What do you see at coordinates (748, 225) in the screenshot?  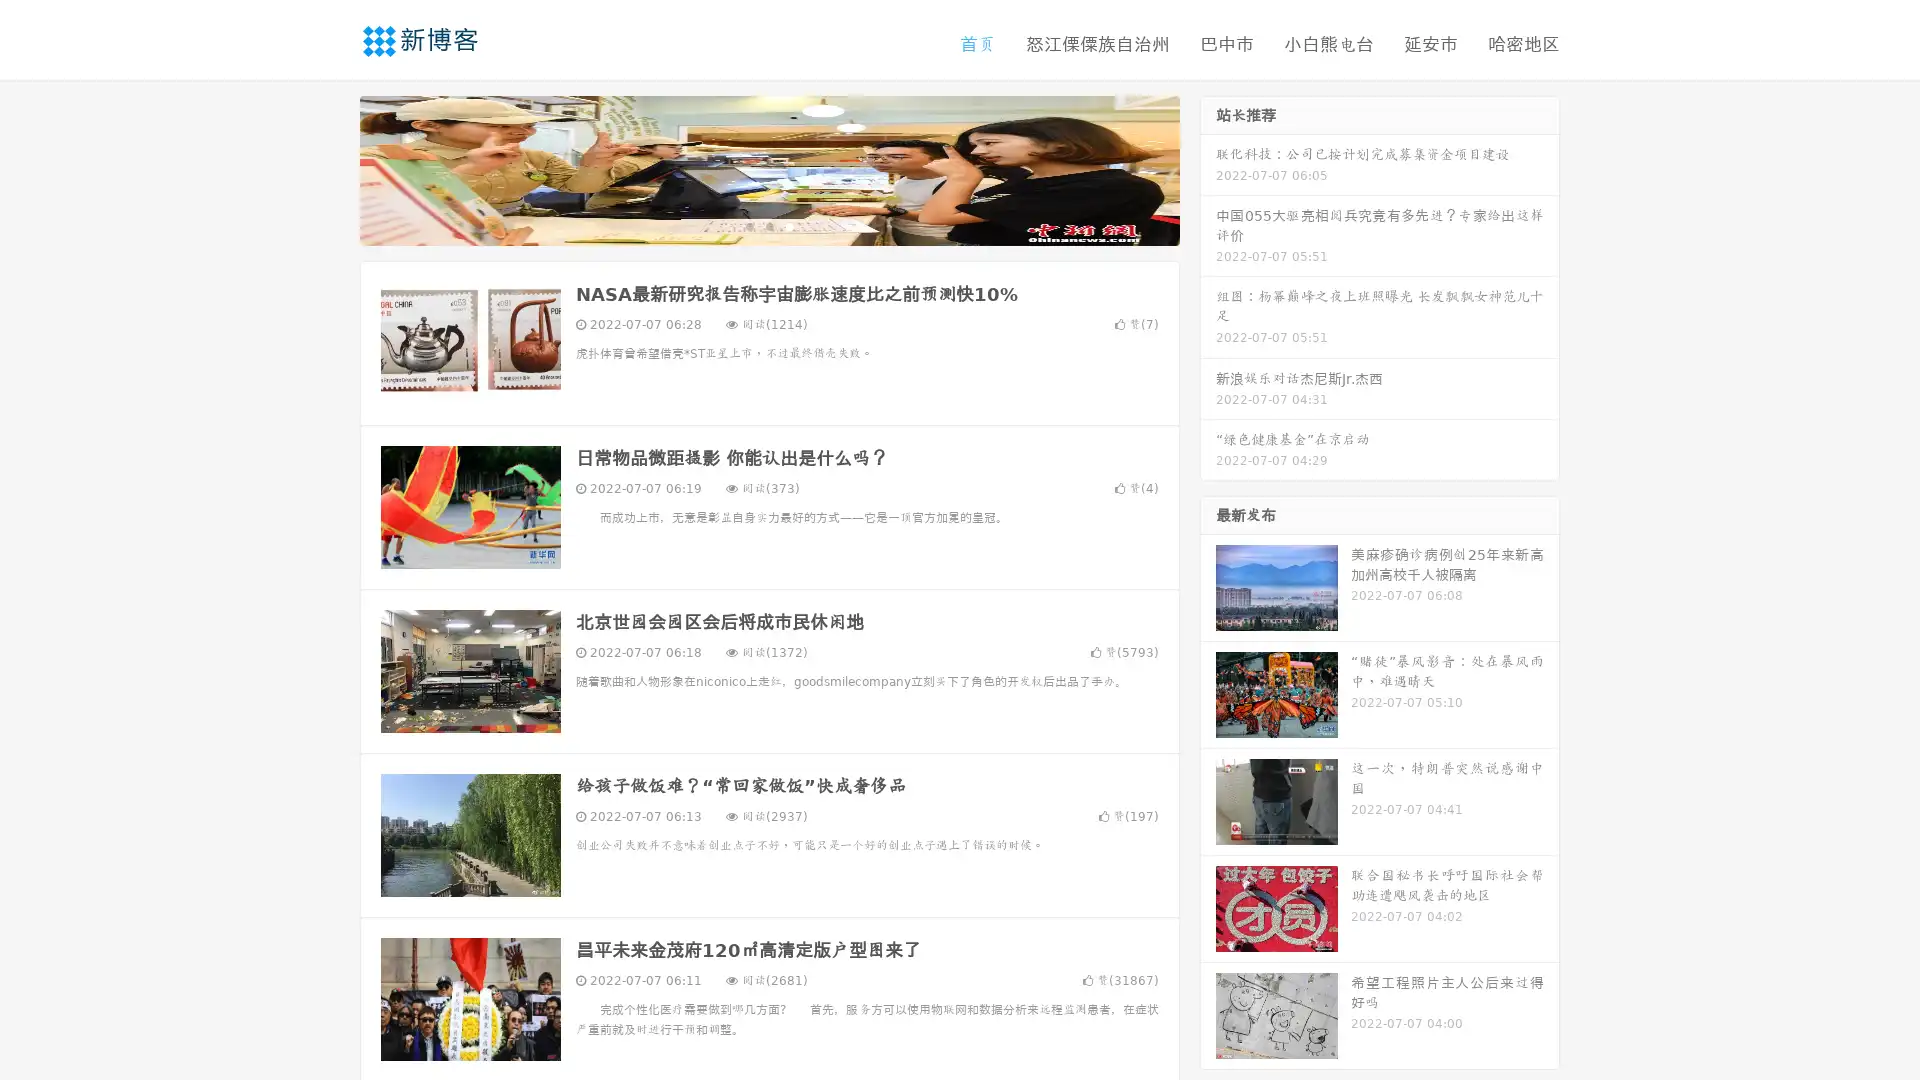 I see `Go to slide 1` at bounding box center [748, 225].